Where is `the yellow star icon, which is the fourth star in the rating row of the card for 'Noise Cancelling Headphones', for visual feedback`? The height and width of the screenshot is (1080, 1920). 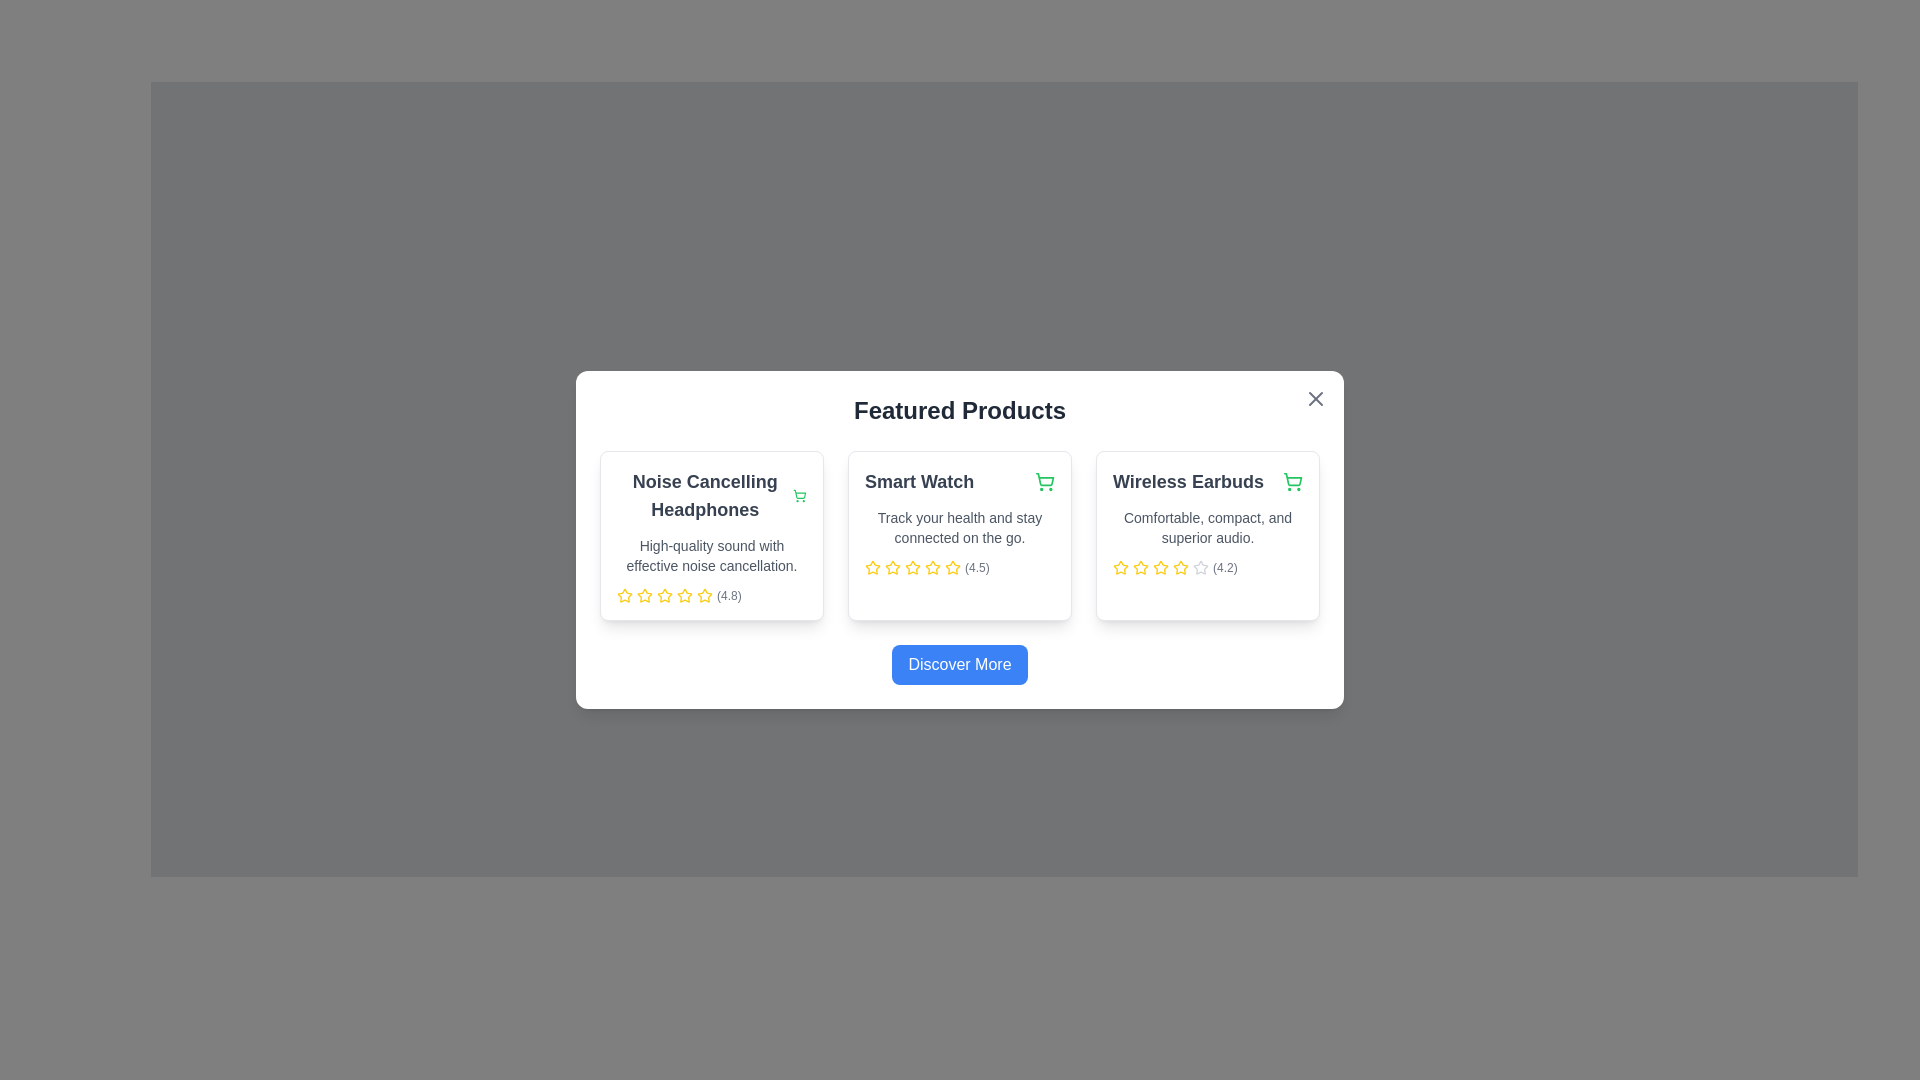 the yellow star icon, which is the fourth star in the rating row of the card for 'Noise Cancelling Headphones', for visual feedback is located at coordinates (623, 594).